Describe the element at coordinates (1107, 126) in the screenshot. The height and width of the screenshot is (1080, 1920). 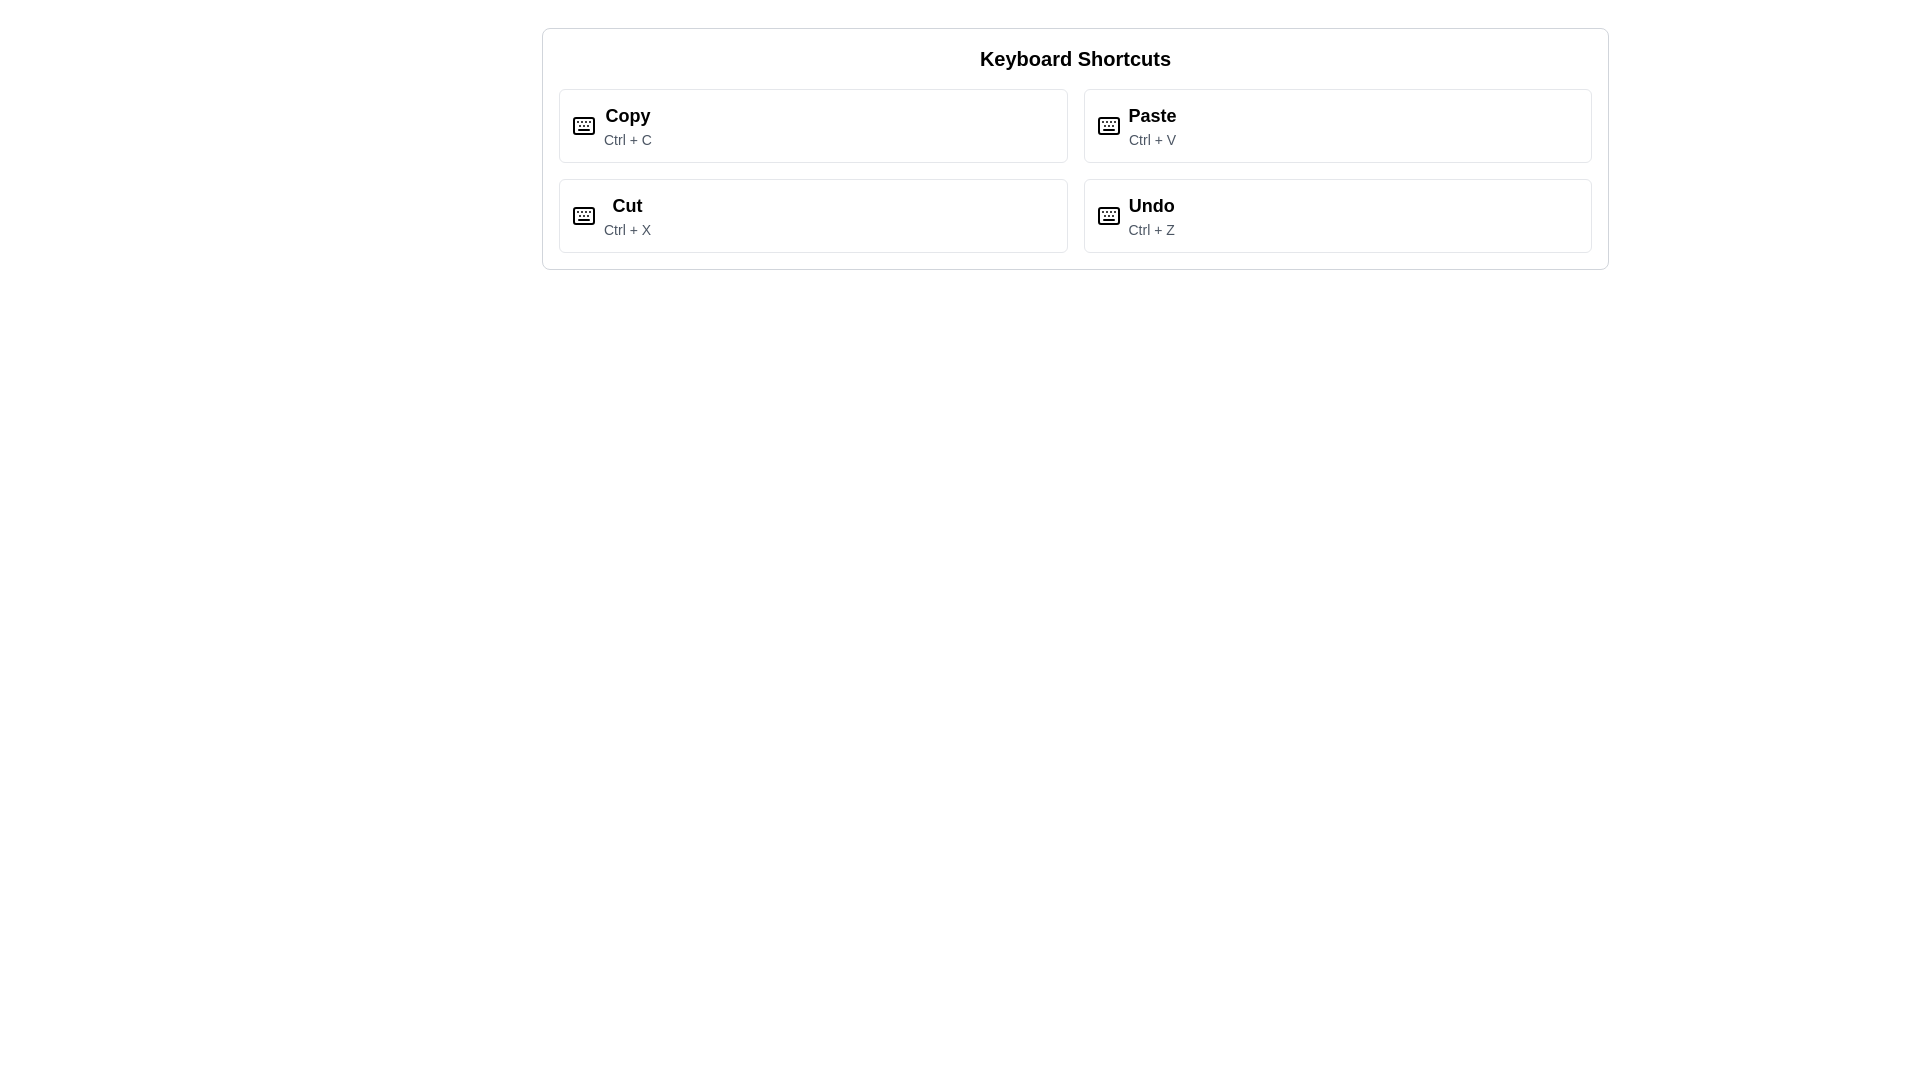
I see `the largest rectangular SVG shape that forms the central part of the keyboard icon` at that location.